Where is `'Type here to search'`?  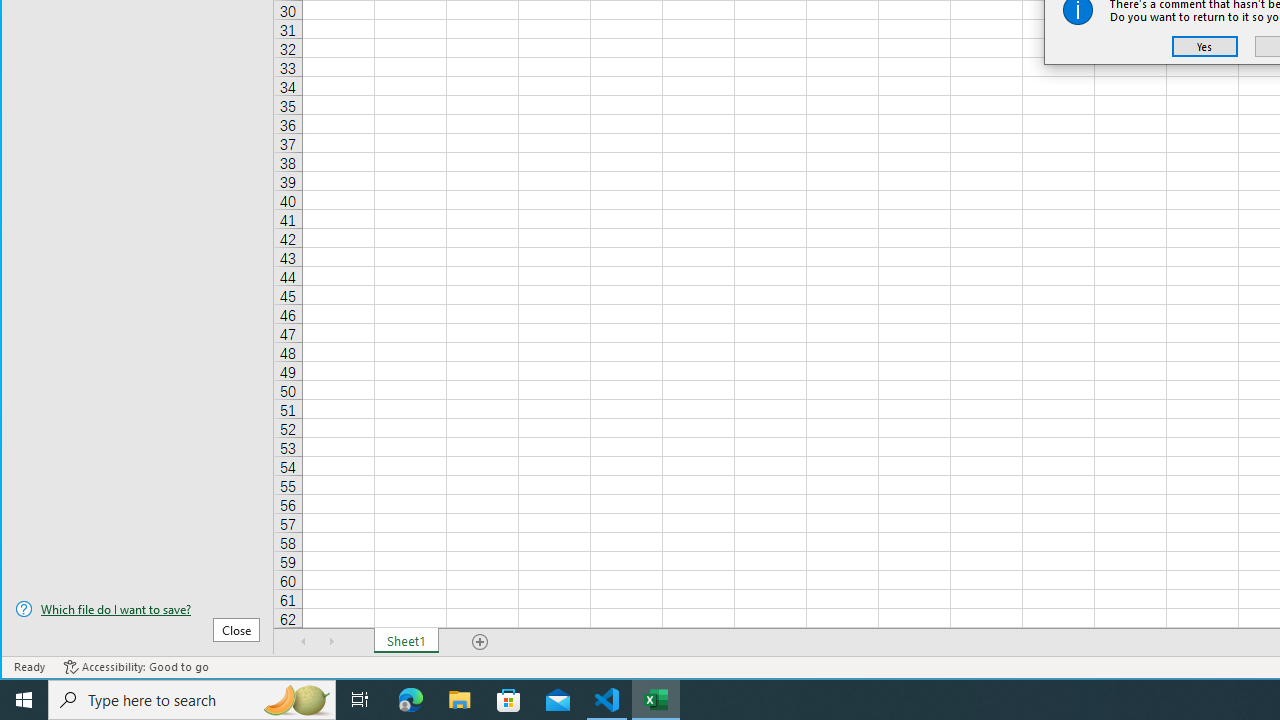
'Type here to search' is located at coordinates (192, 698).